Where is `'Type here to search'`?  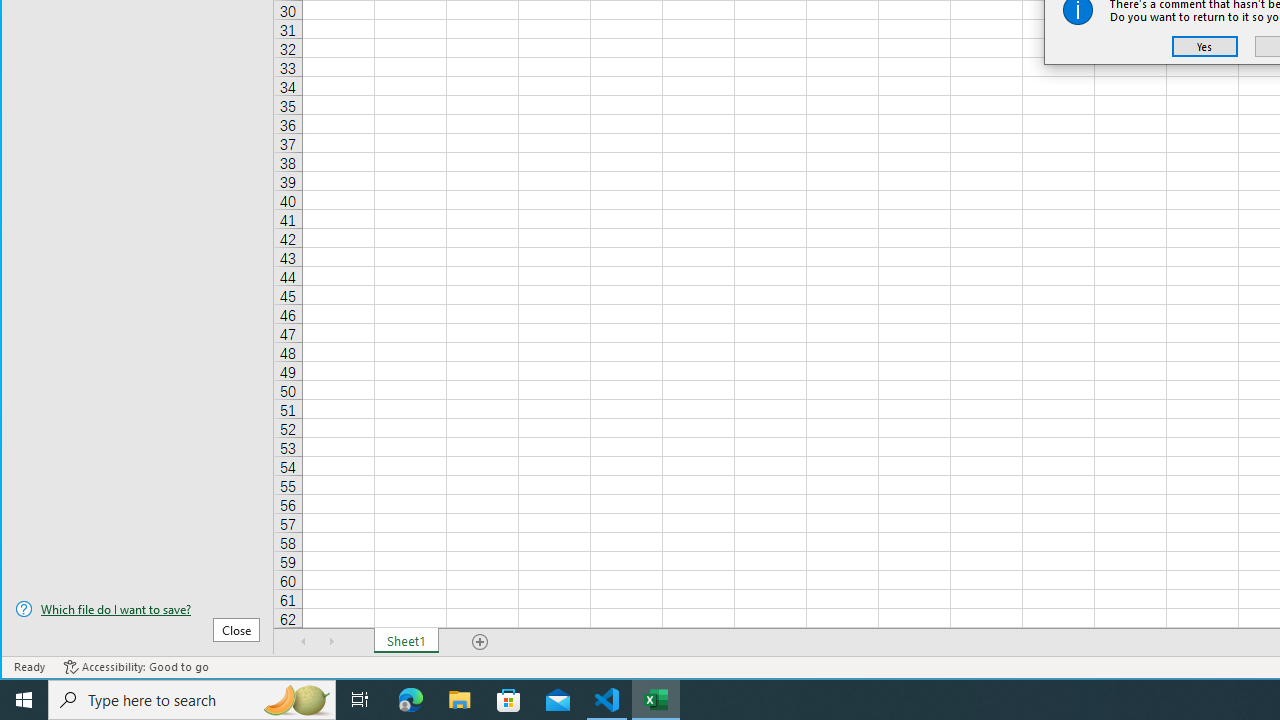
'Type here to search' is located at coordinates (192, 698).